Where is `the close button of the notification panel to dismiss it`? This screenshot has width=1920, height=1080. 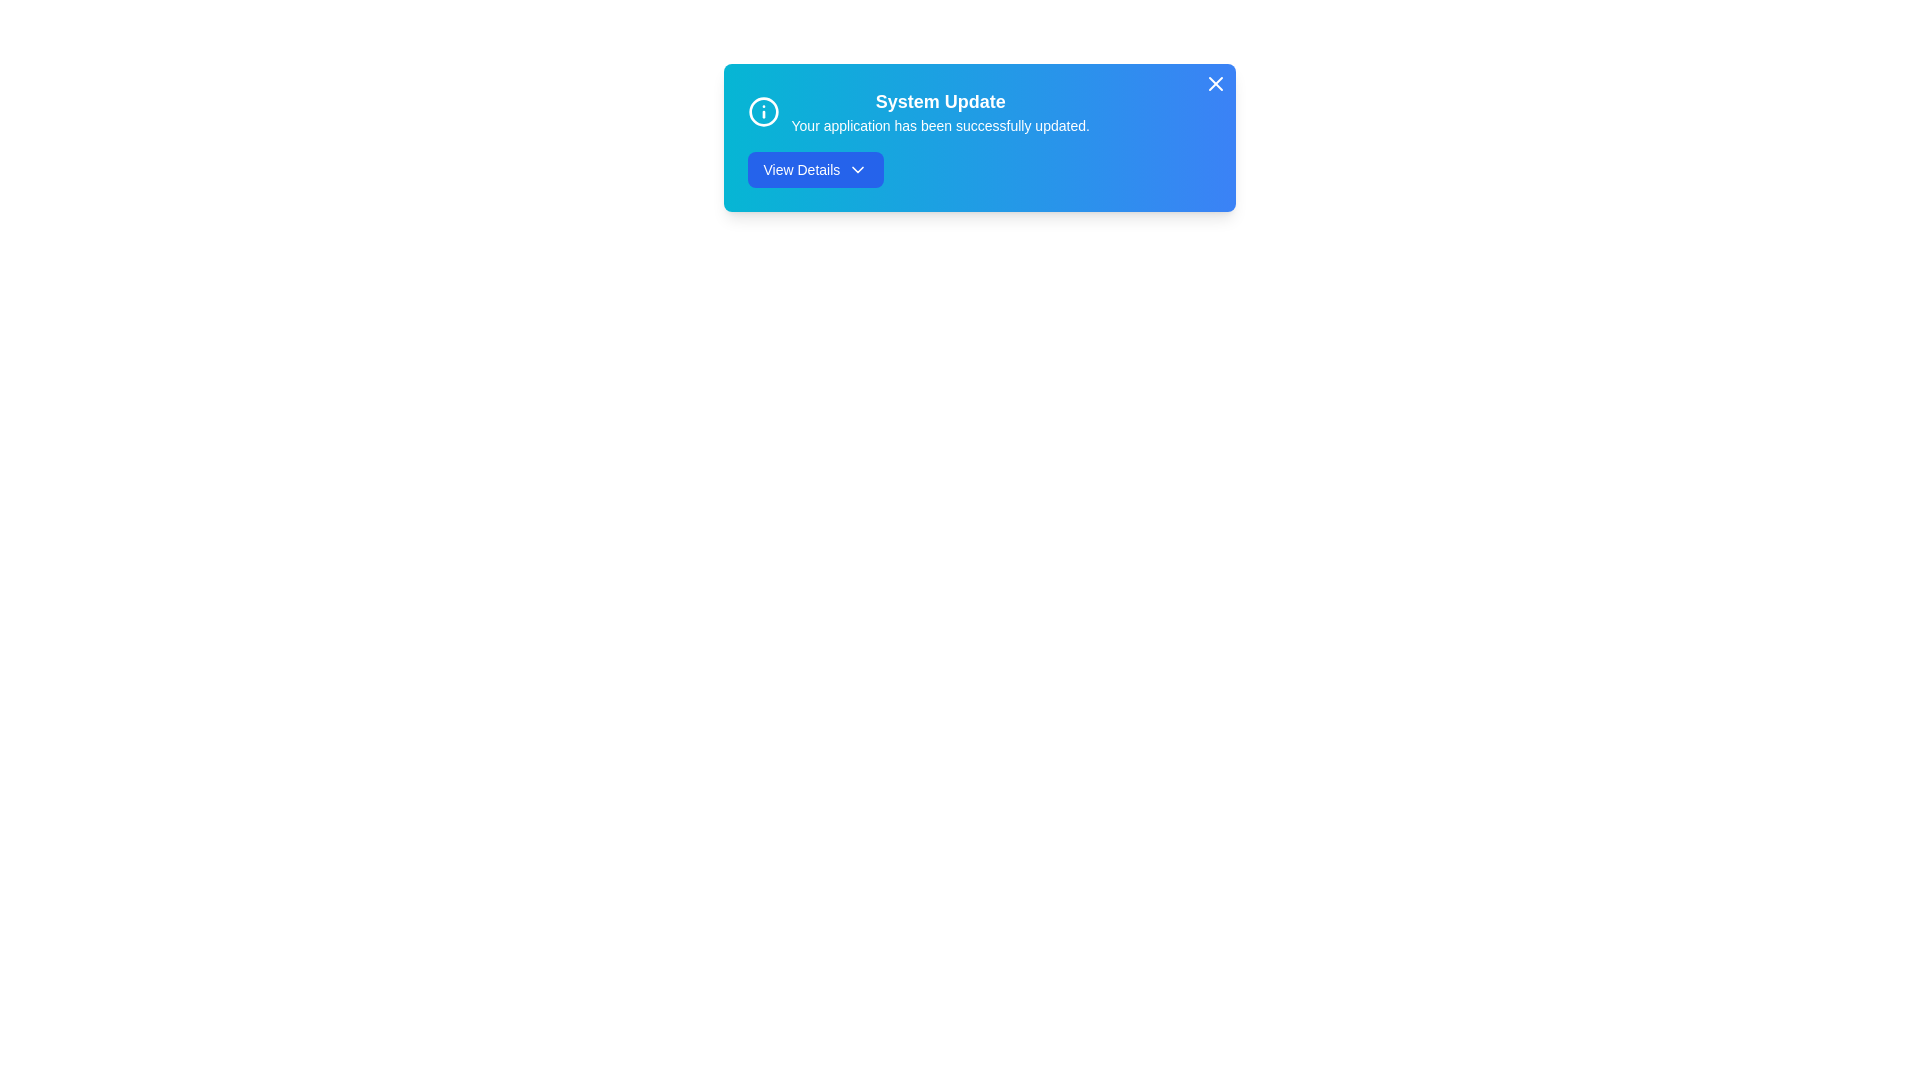
the close button of the notification panel to dismiss it is located at coordinates (1214, 83).